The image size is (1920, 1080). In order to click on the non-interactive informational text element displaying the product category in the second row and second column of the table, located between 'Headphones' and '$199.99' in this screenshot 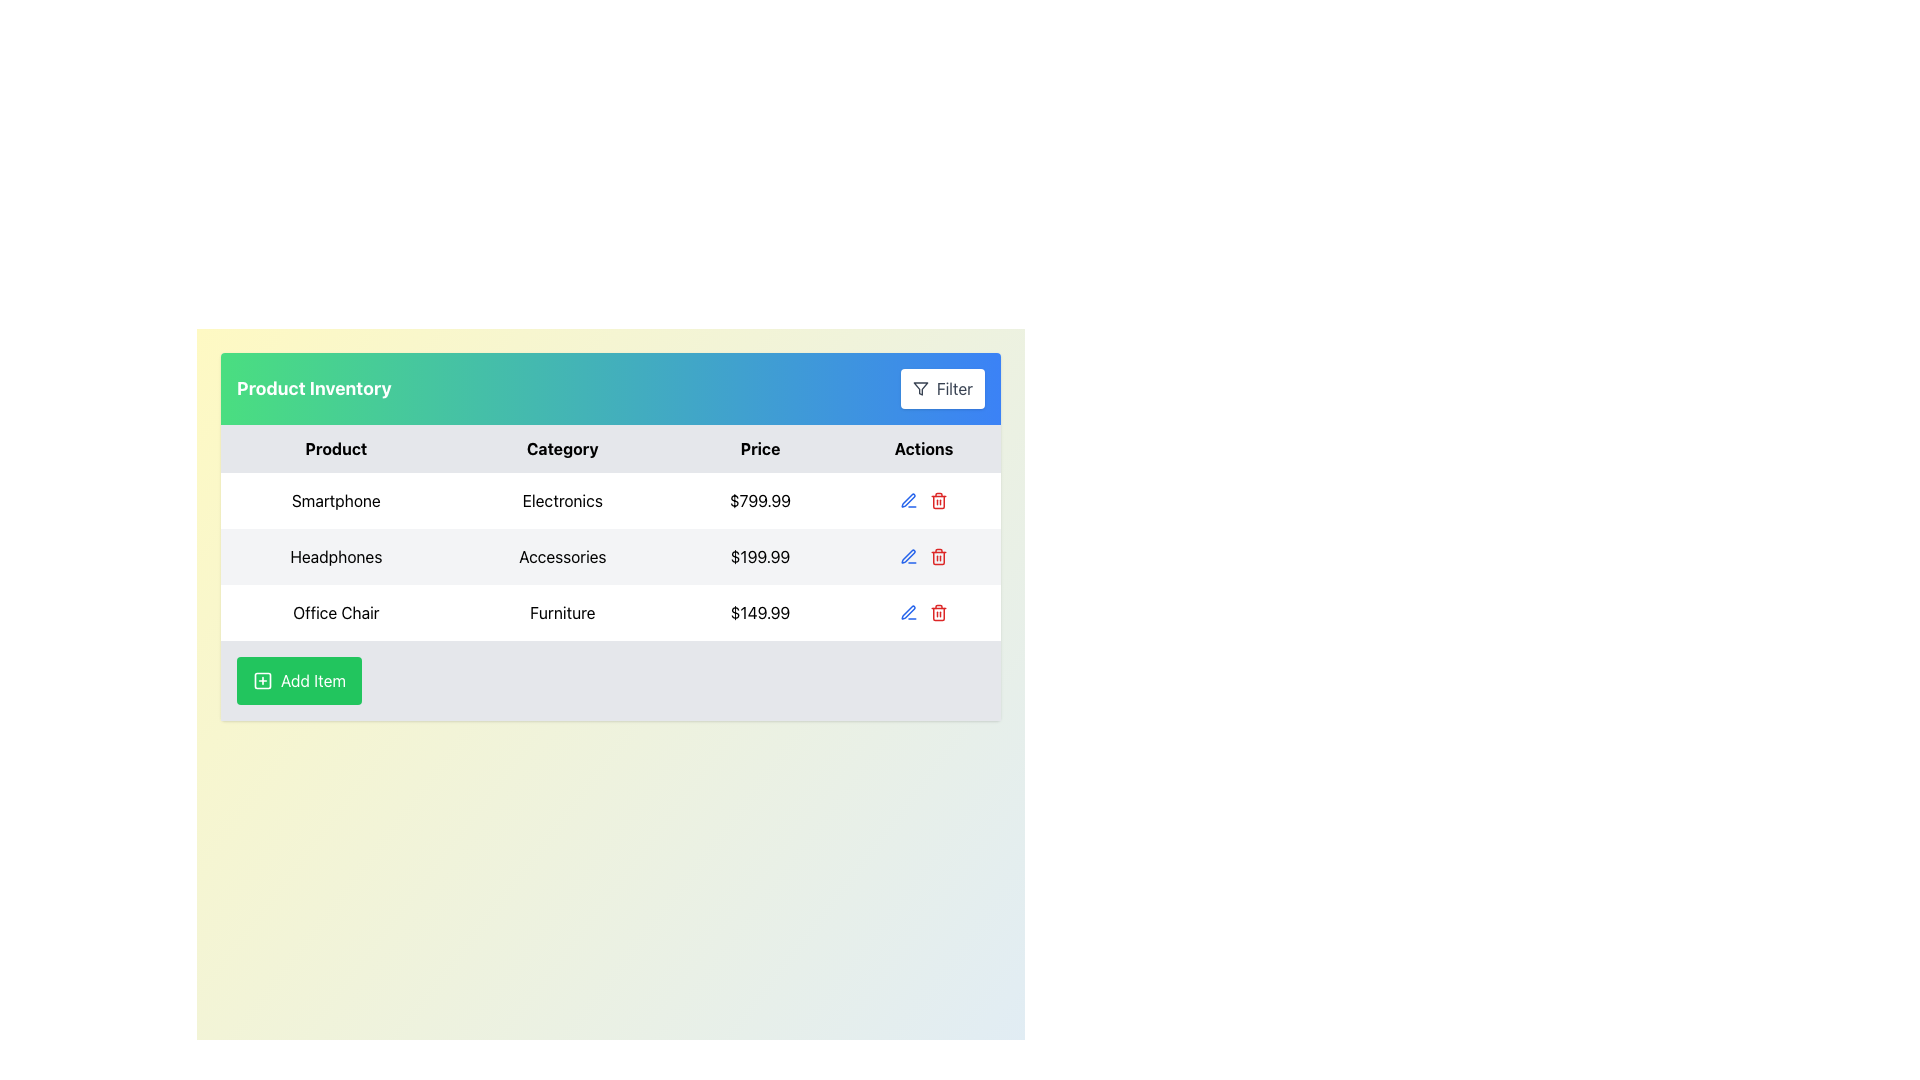, I will do `click(561, 556)`.